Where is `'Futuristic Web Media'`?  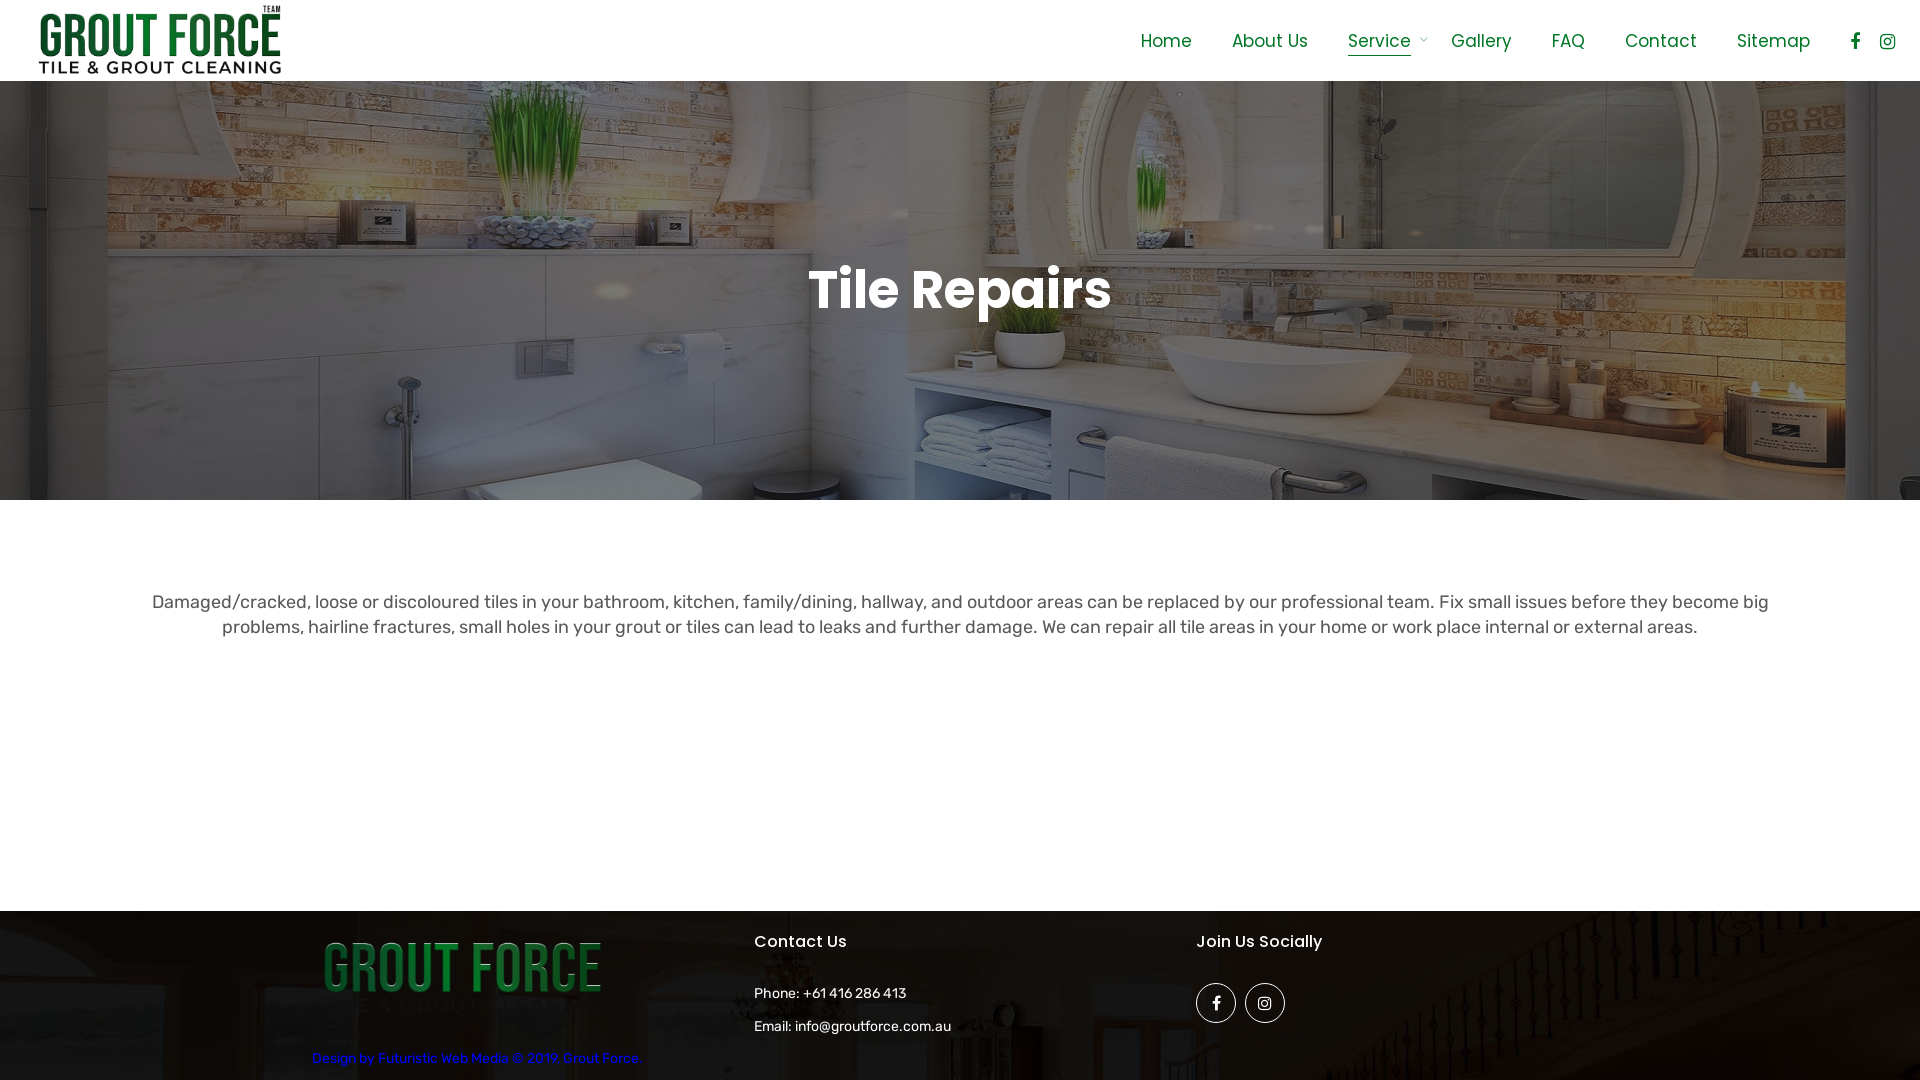 'Futuristic Web Media' is located at coordinates (442, 1057).